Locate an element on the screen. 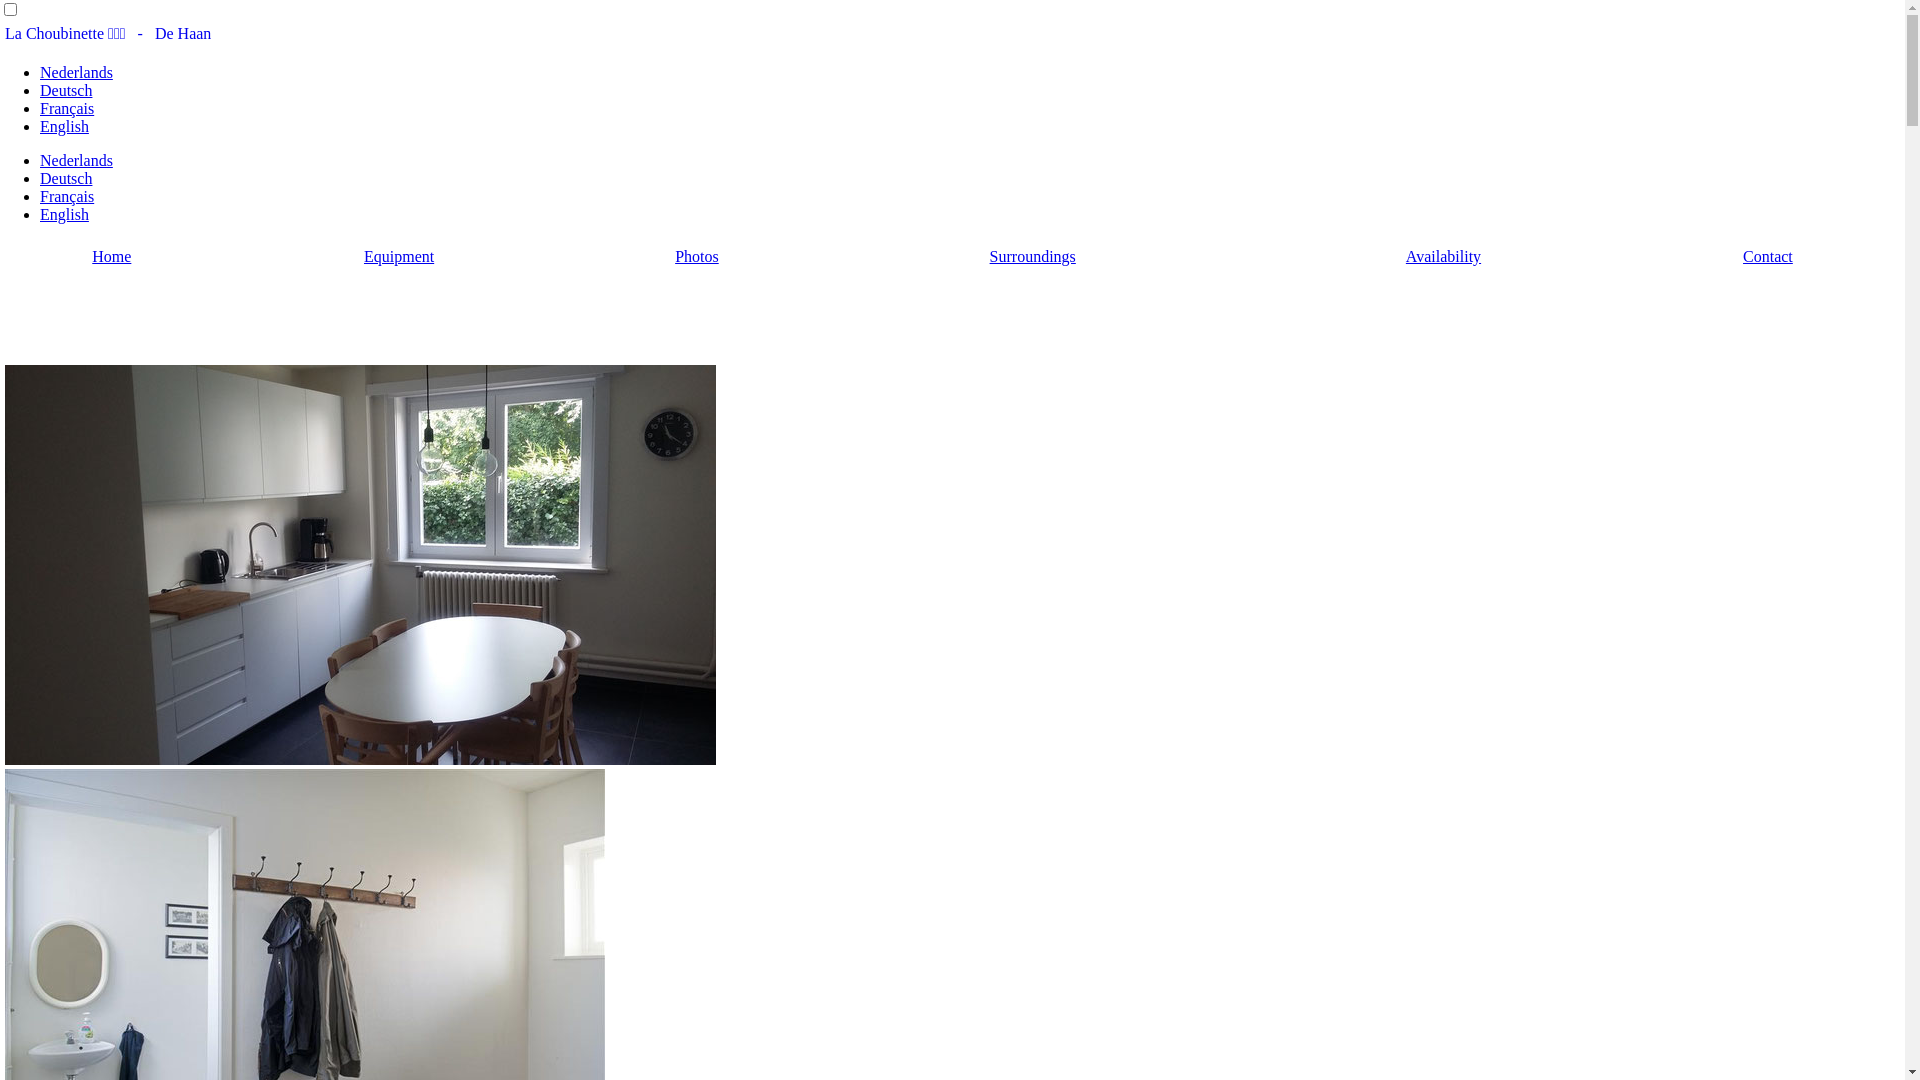 The height and width of the screenshot is (1080, 1920). 'Nederlands' is located at coordinates (76, 159).